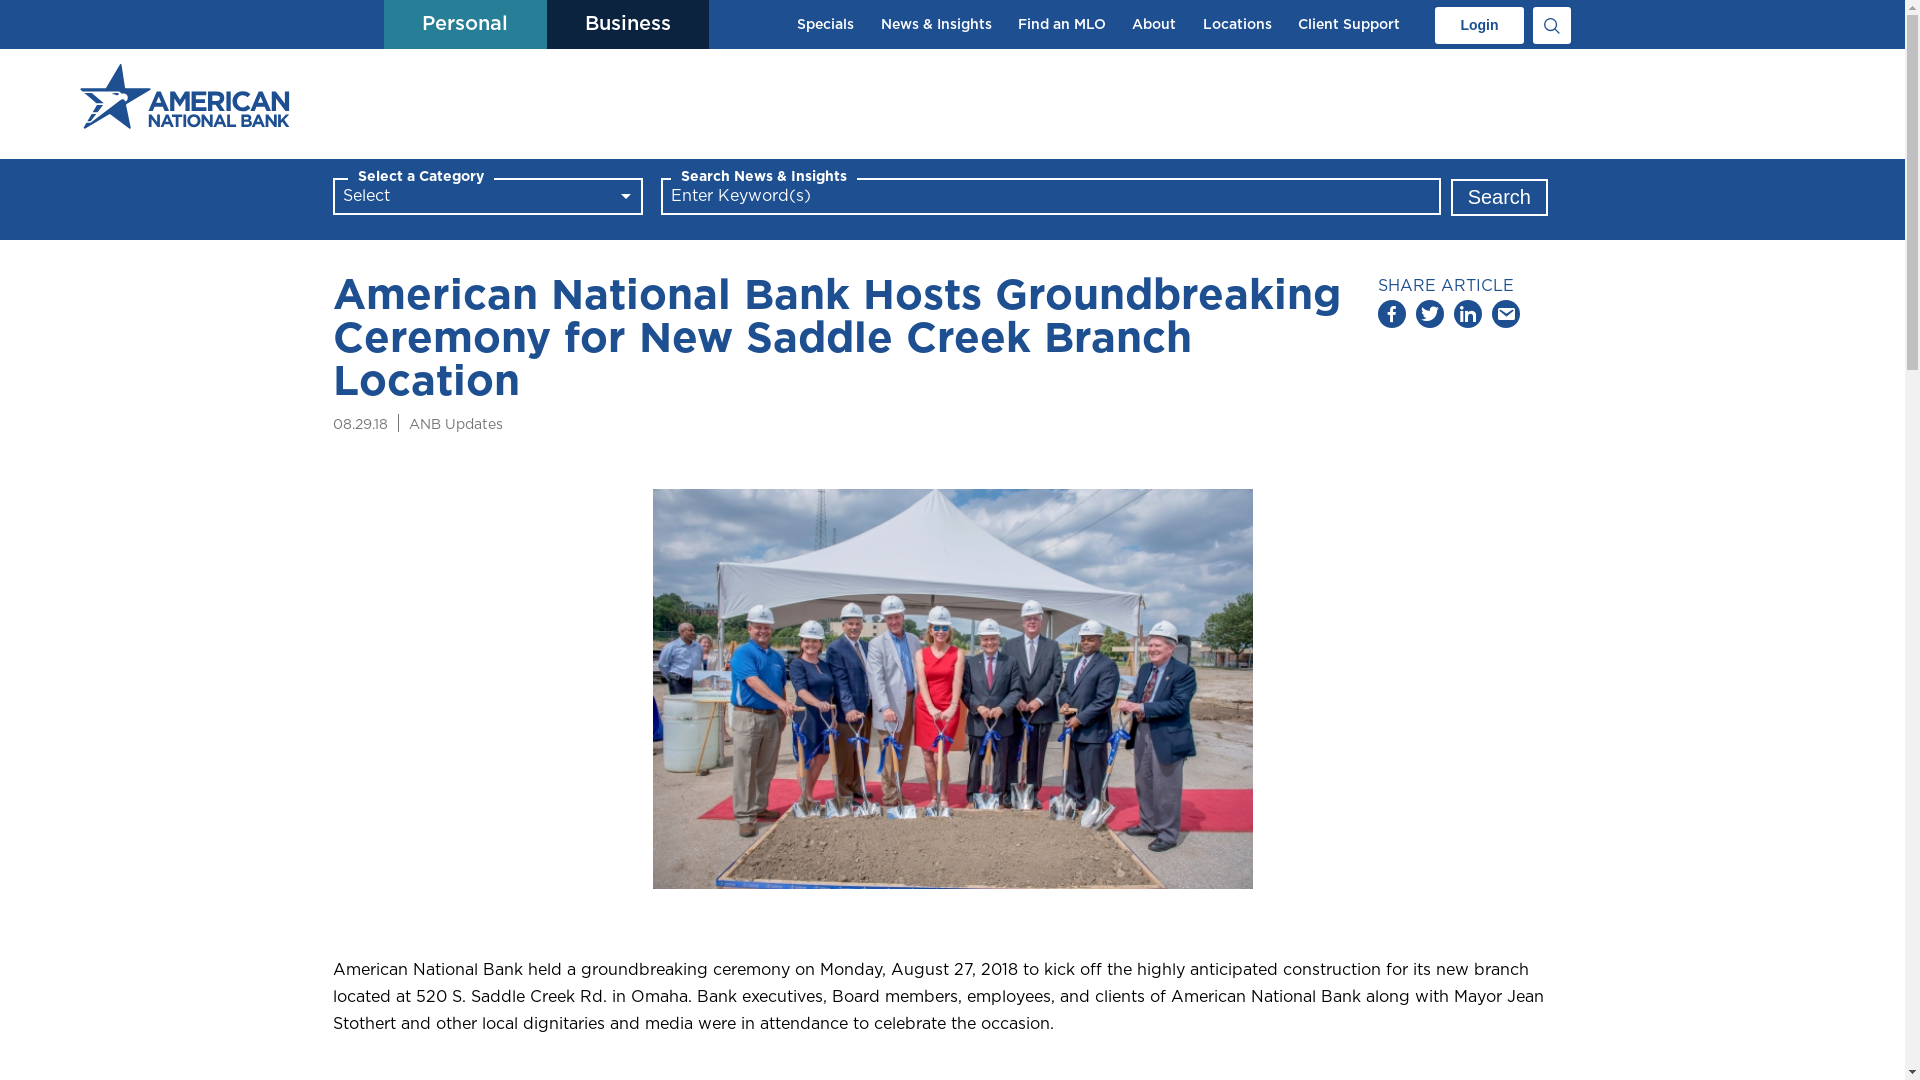  Describe the element at coordinates (935, 23) in the screenshot. I see `'News & Insights'` at that location.